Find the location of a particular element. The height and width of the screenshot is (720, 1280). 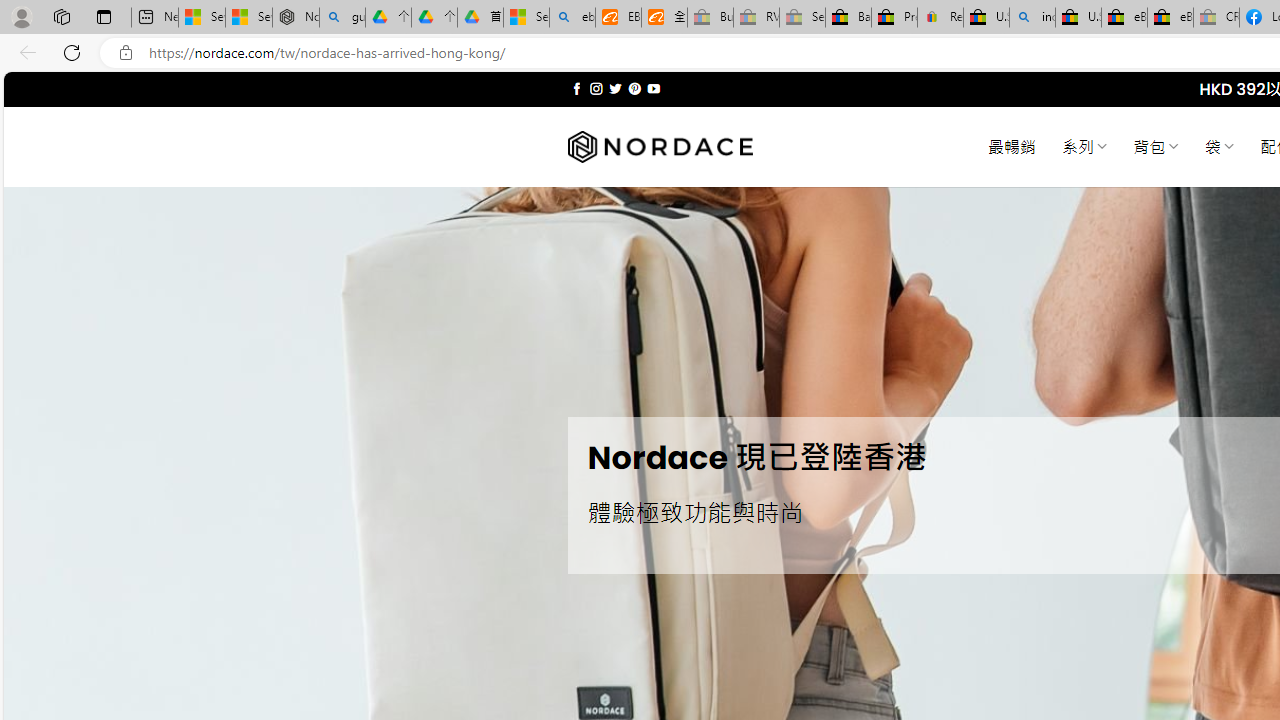

'Follow on Instagram' is located at coordinates (595, 88).